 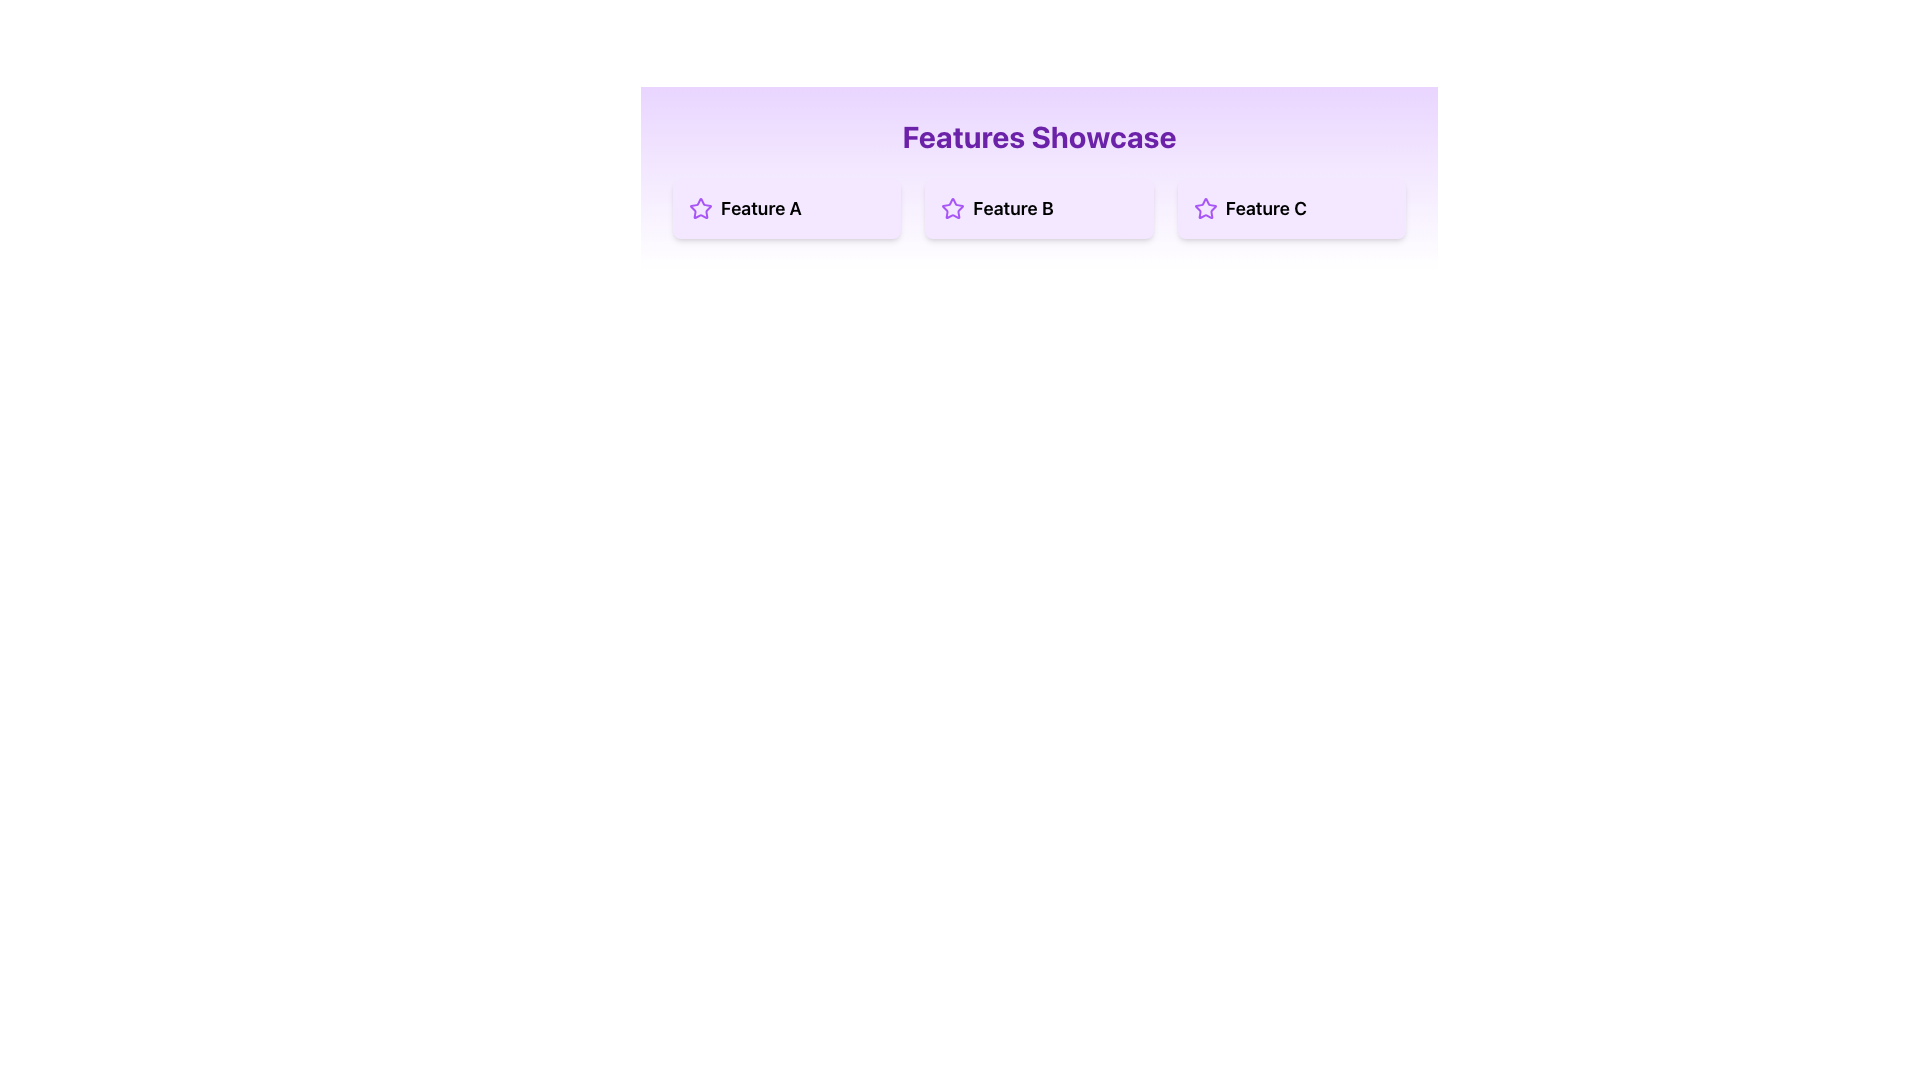 What do you see at coordinates (1013, 208) in the screenshot?
I see `the text element representing 'Feature B', which serves as a label in the UI, positioned centrally between 'Feature A' and 'Feature C'` at bounding box center [1013, 208].